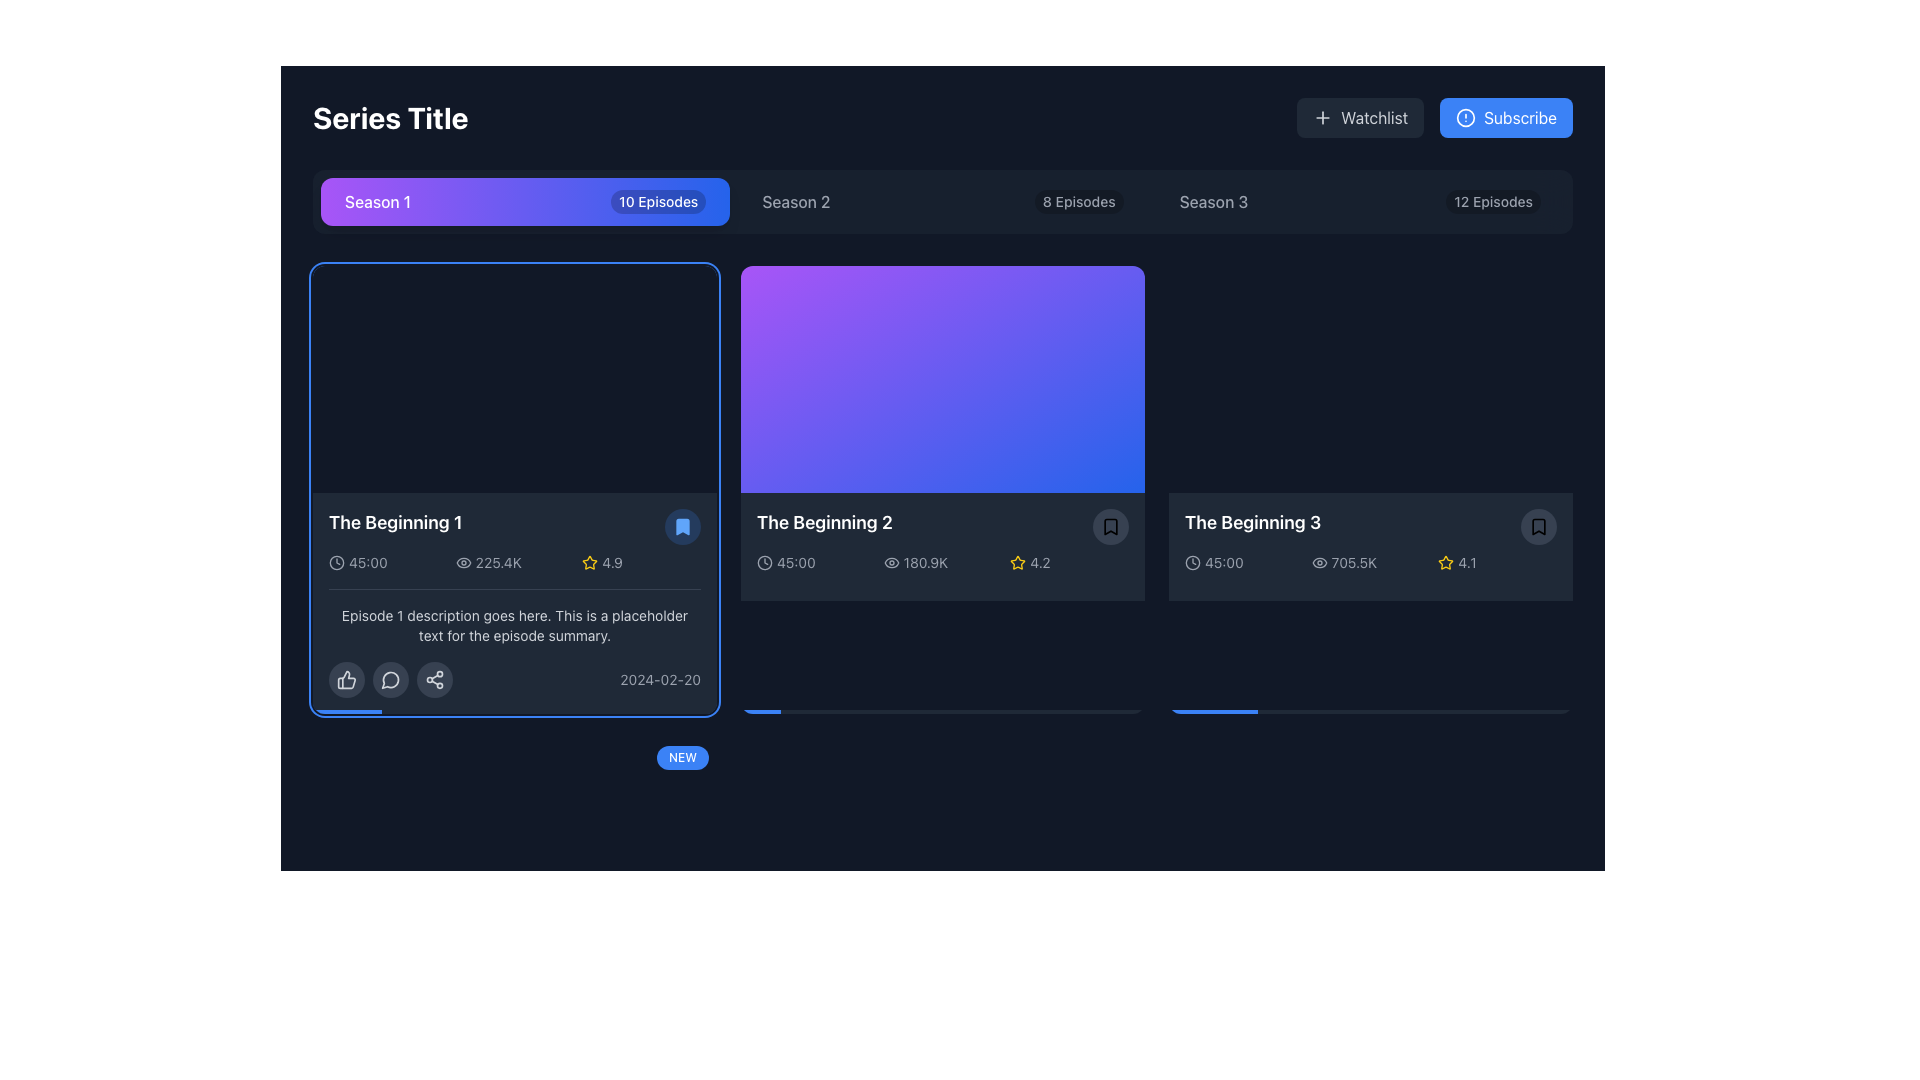  I want to click on the text label displaying '45:00', styled in light gray, located to the right of a clock icon in the bottom-left corner of 'The Beginning 3' card, so click(1223, 563).